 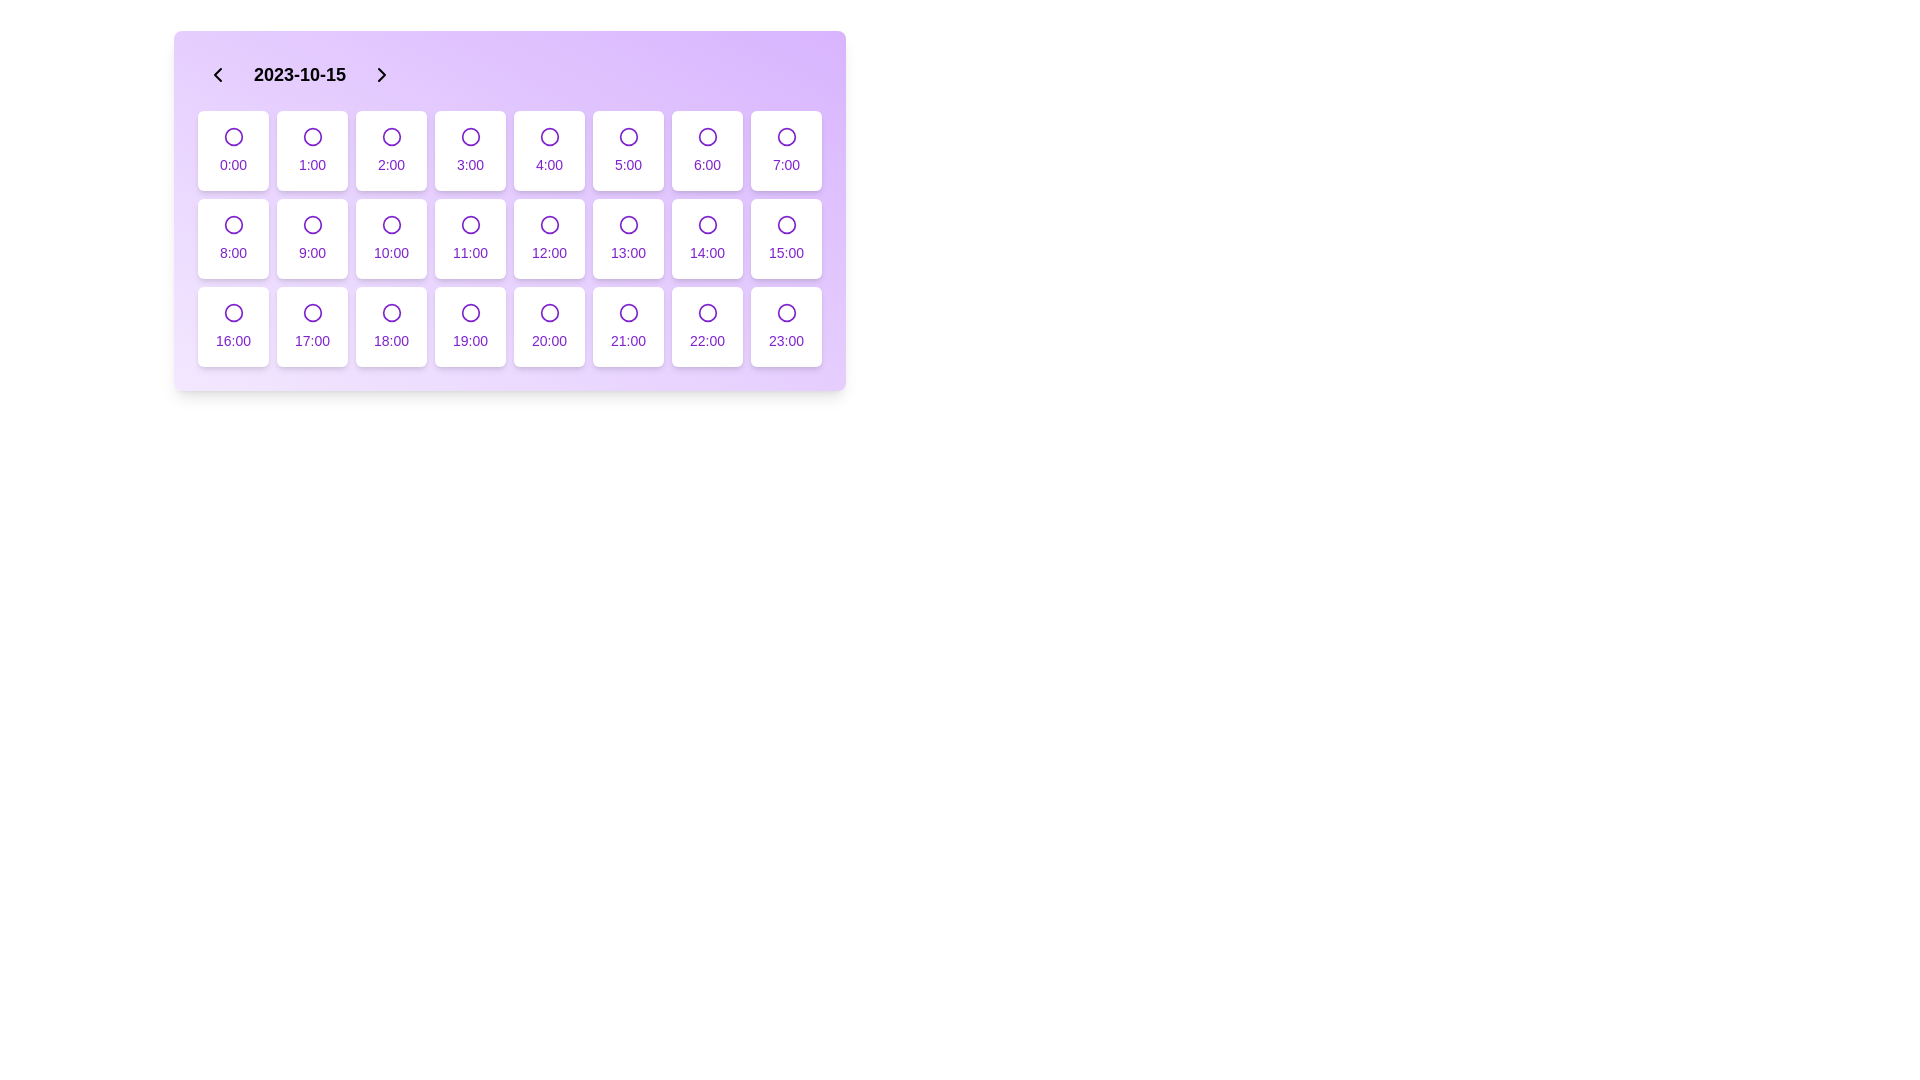 What do you see at coordinates (233, 312) in the screenshot?
I see `the circular icon with a purple border located in the '16:00' card in the fourth row of the calendar grid` at bounding box center [233, 312].